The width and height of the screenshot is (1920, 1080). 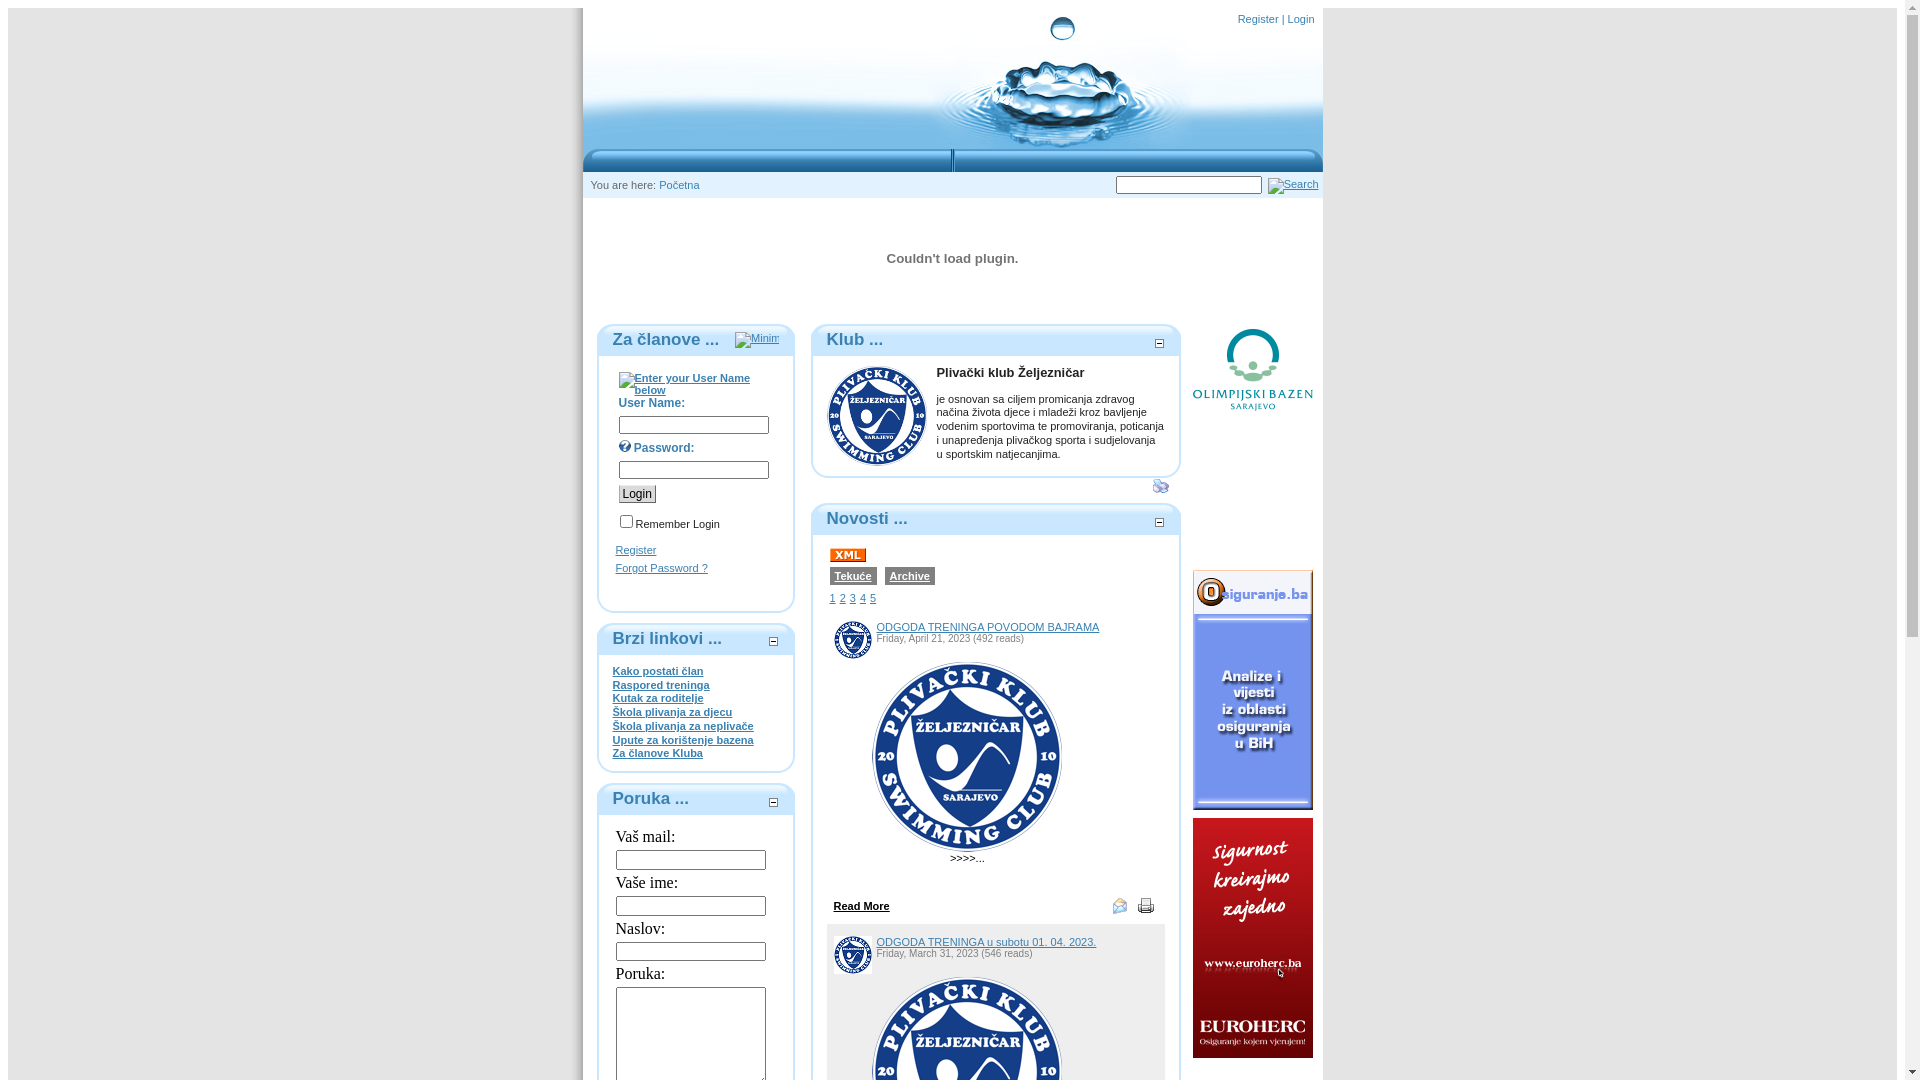 I want to click on '4', so click(x=863, y=596).